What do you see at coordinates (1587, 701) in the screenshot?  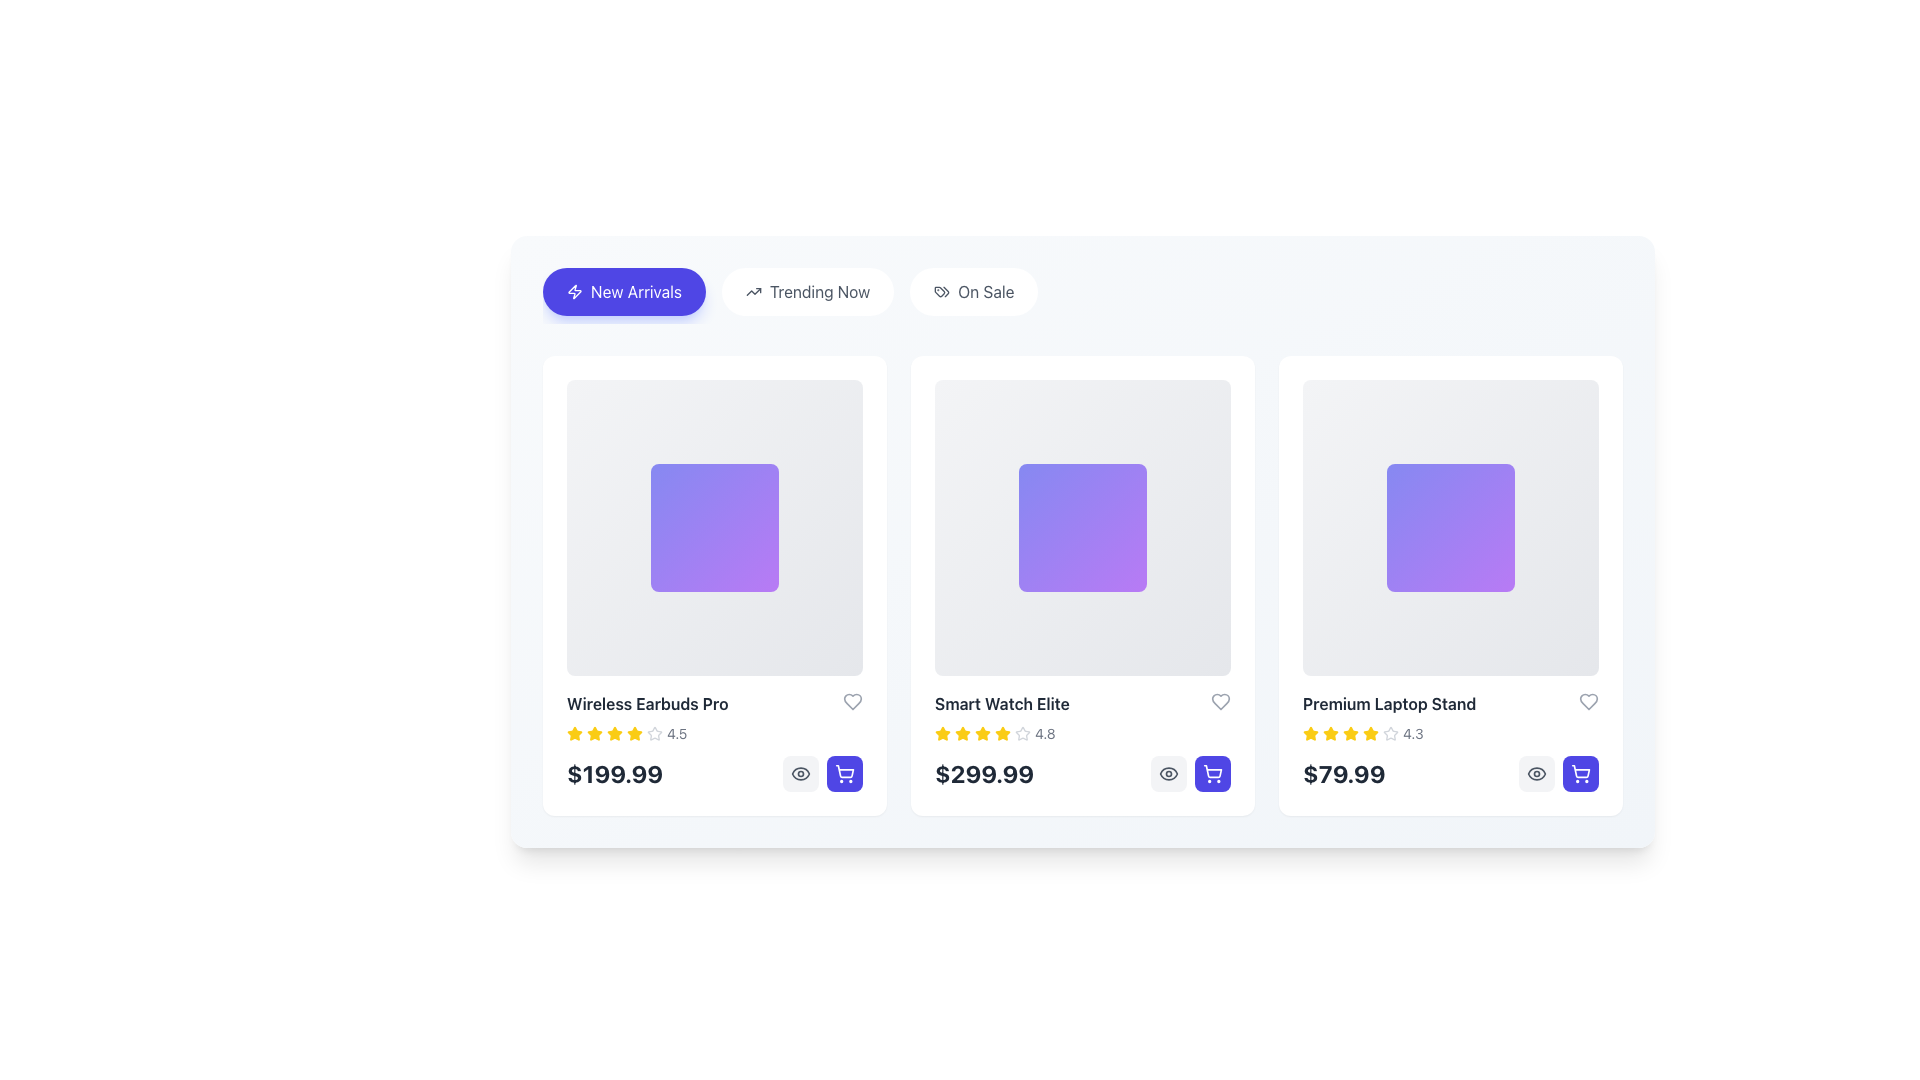 I see `the heart icon in the bottom-right corner of the product card for 'Premium Laptop Stand' to favorite the product` at bounding box center [1587, 701].